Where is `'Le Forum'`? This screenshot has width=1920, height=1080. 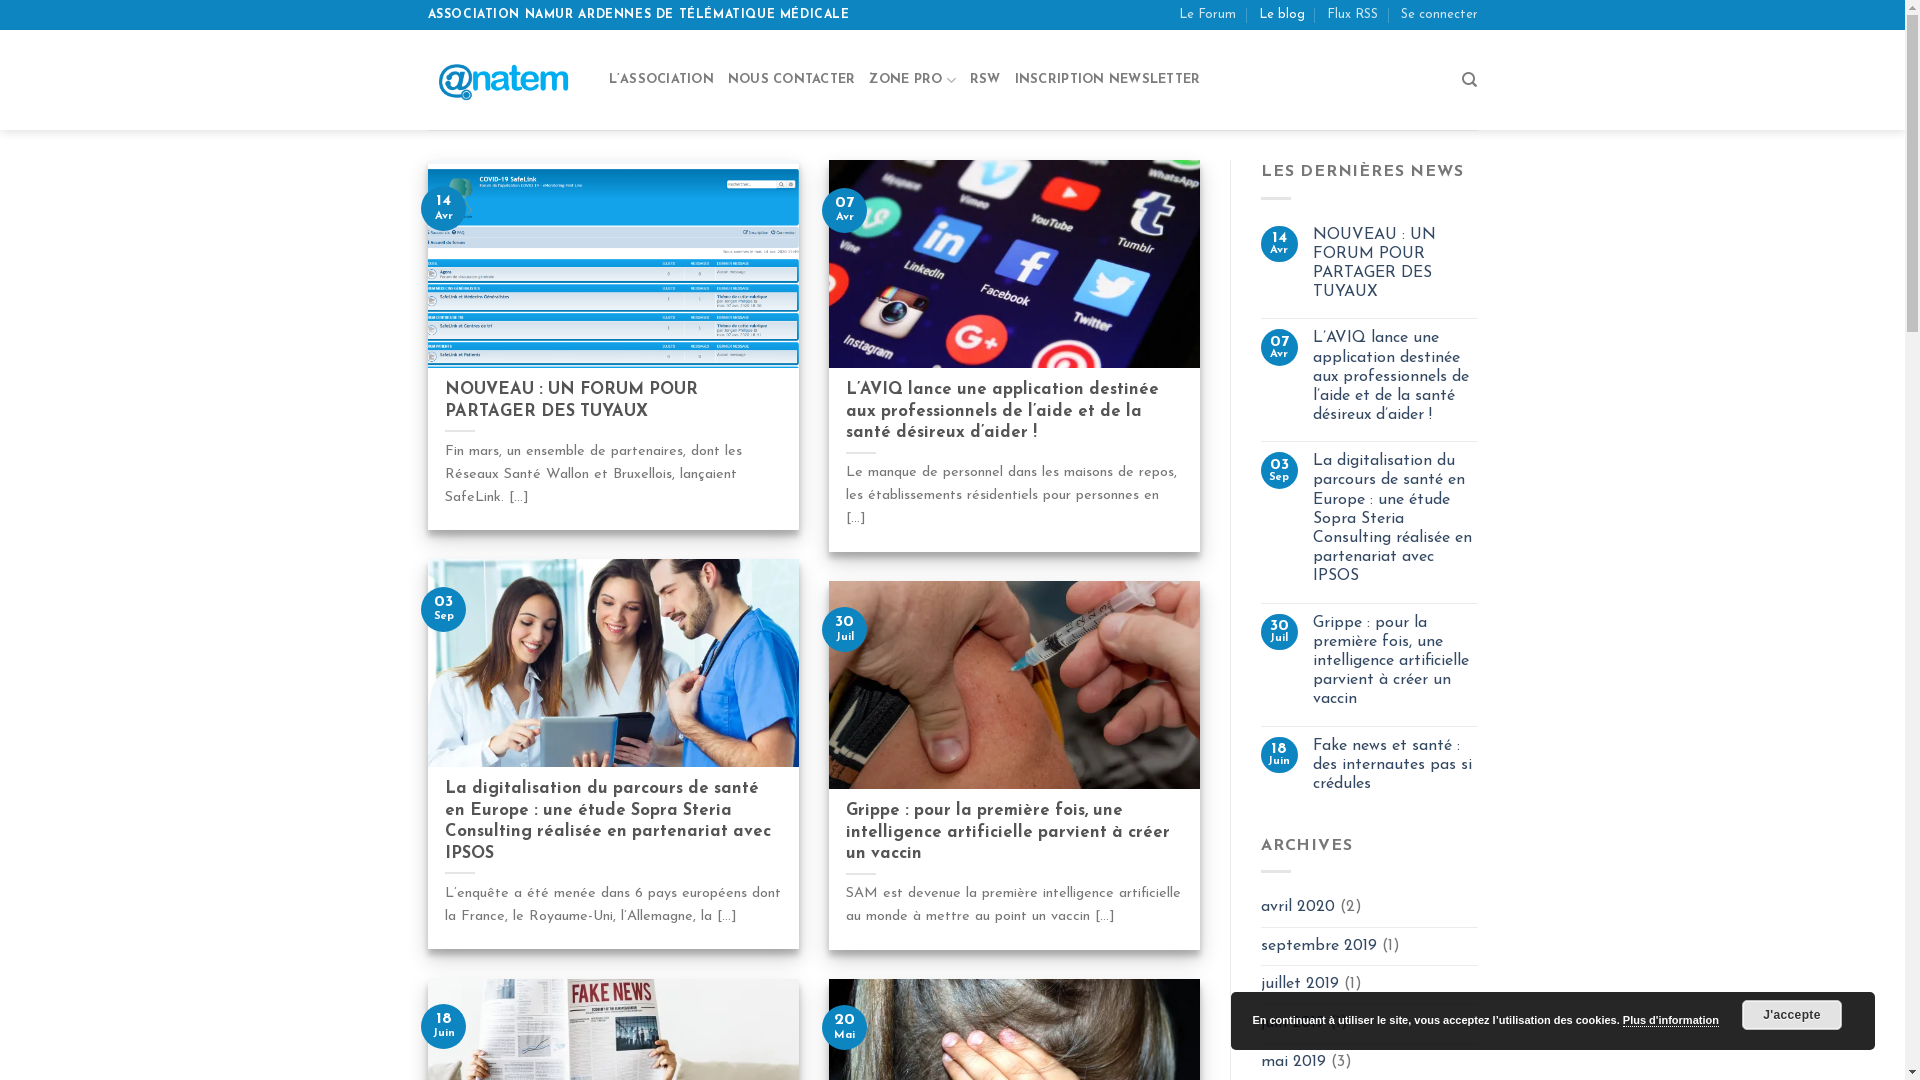
'Le Forum' is located at coordinates (1206, 15).